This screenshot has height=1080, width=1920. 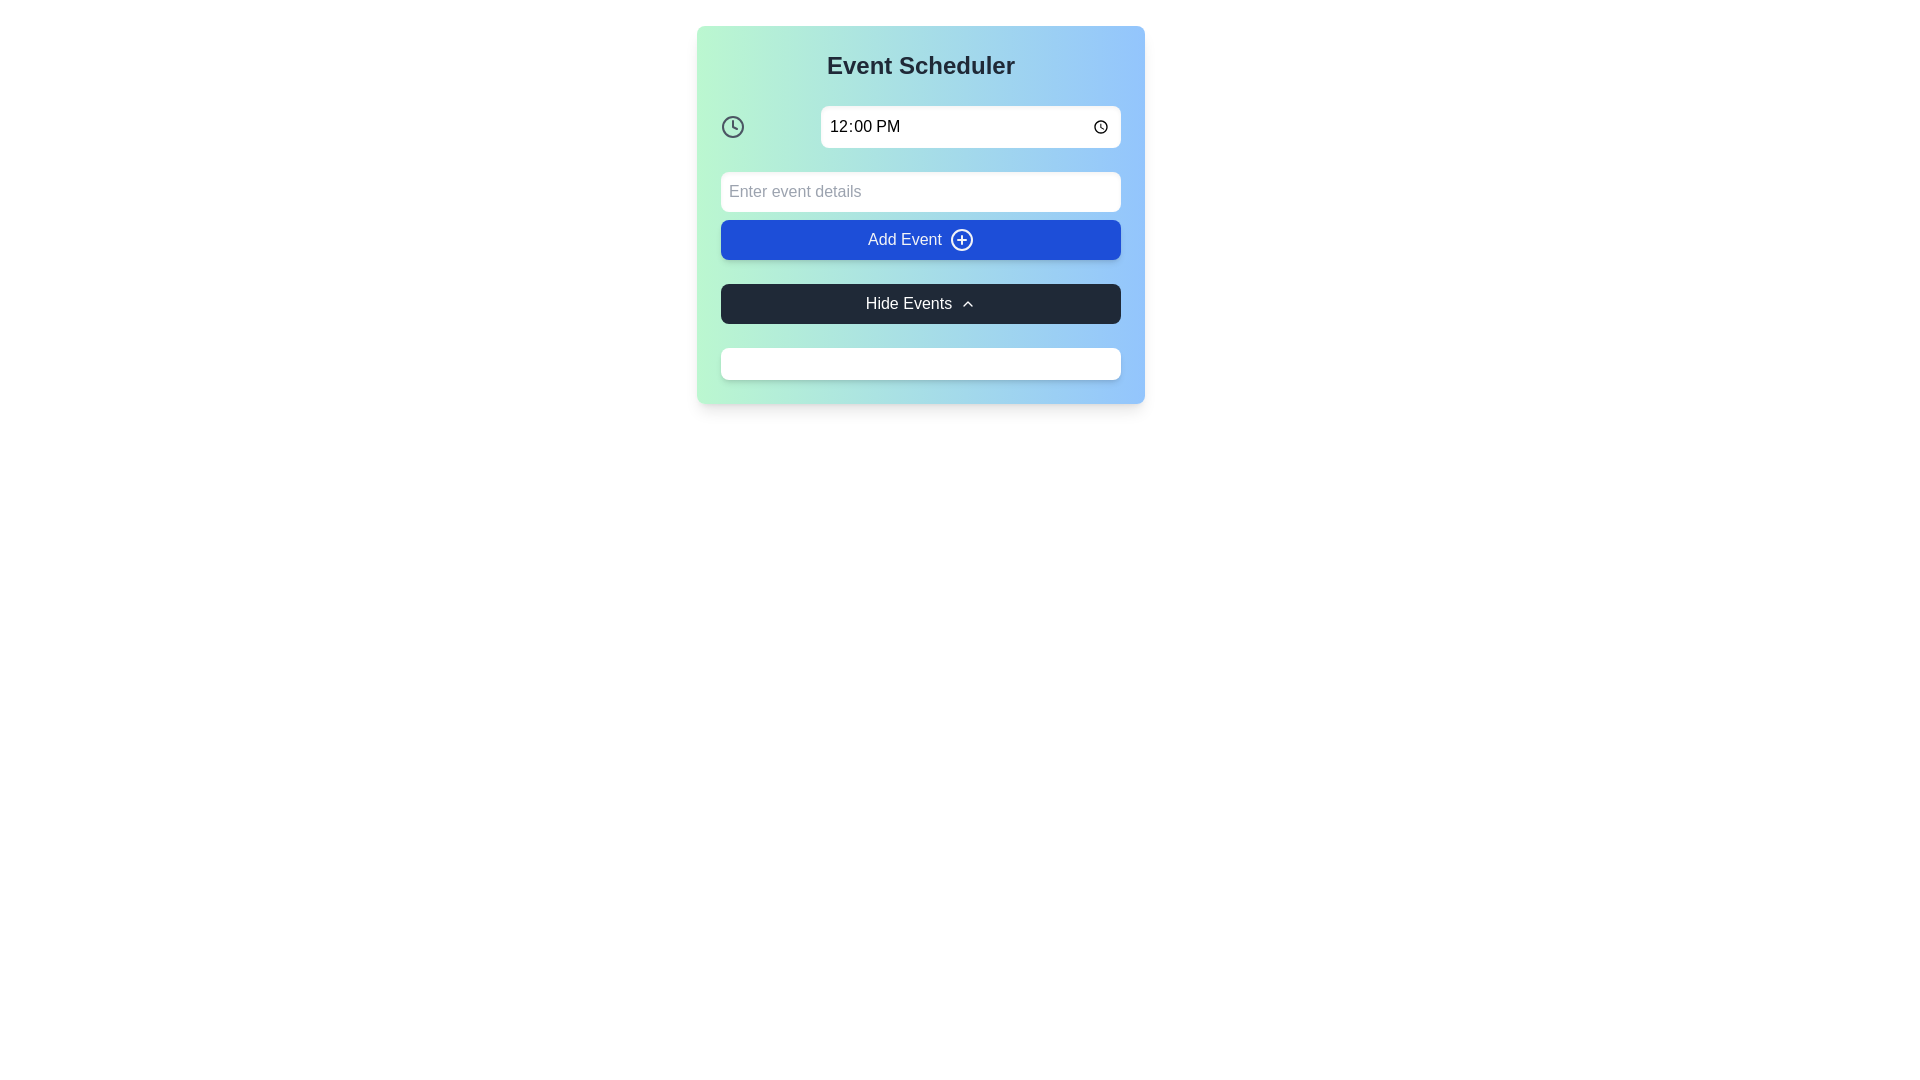 I want to click on the circular outline of the clock icon located at the top-left corner of the 'Event Scheduler' interface, which defines the outer boundary of the clock's face, so click(x=732, y=127).